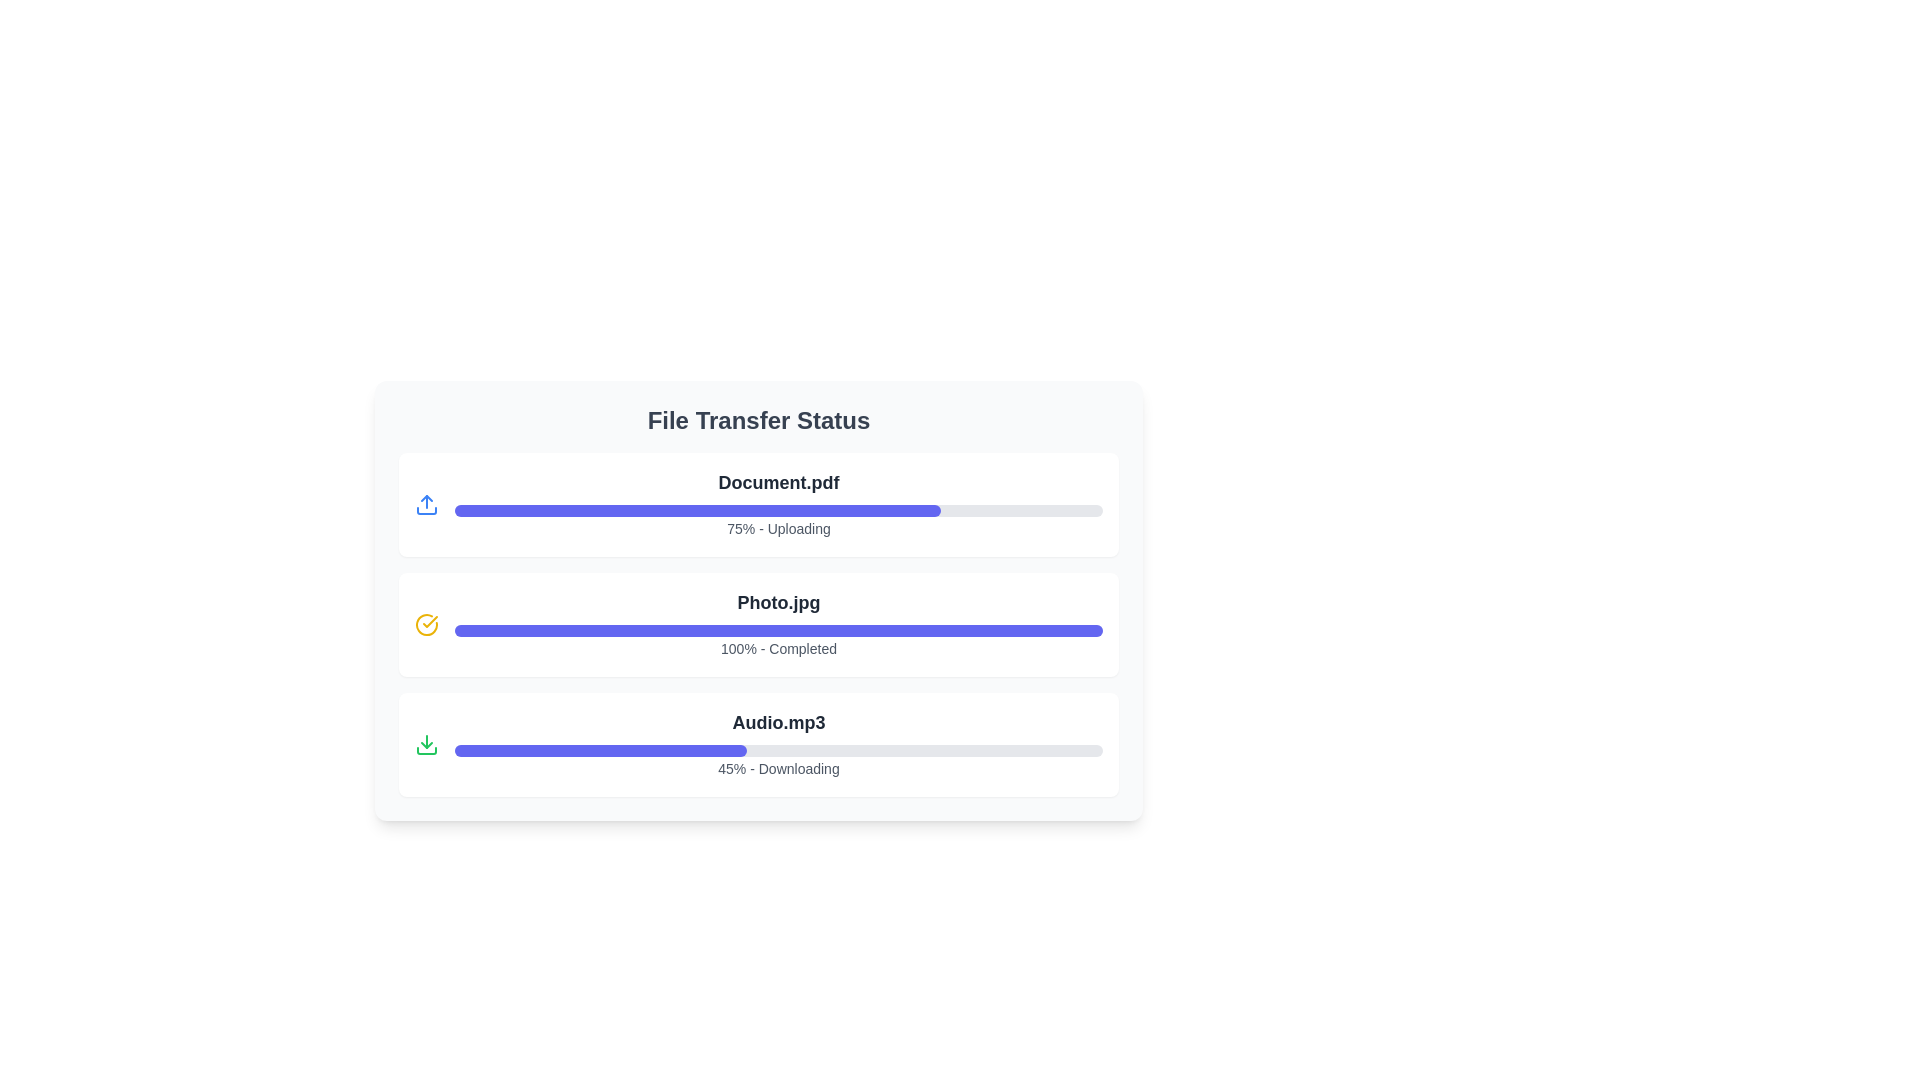 The image size is (1920, 1080). What do you see at coordinates (777, 623) in the screenshot?
I see `the progress bar representing the file transfer of 'Photo.jpg'` at bounding box center [777, 623].